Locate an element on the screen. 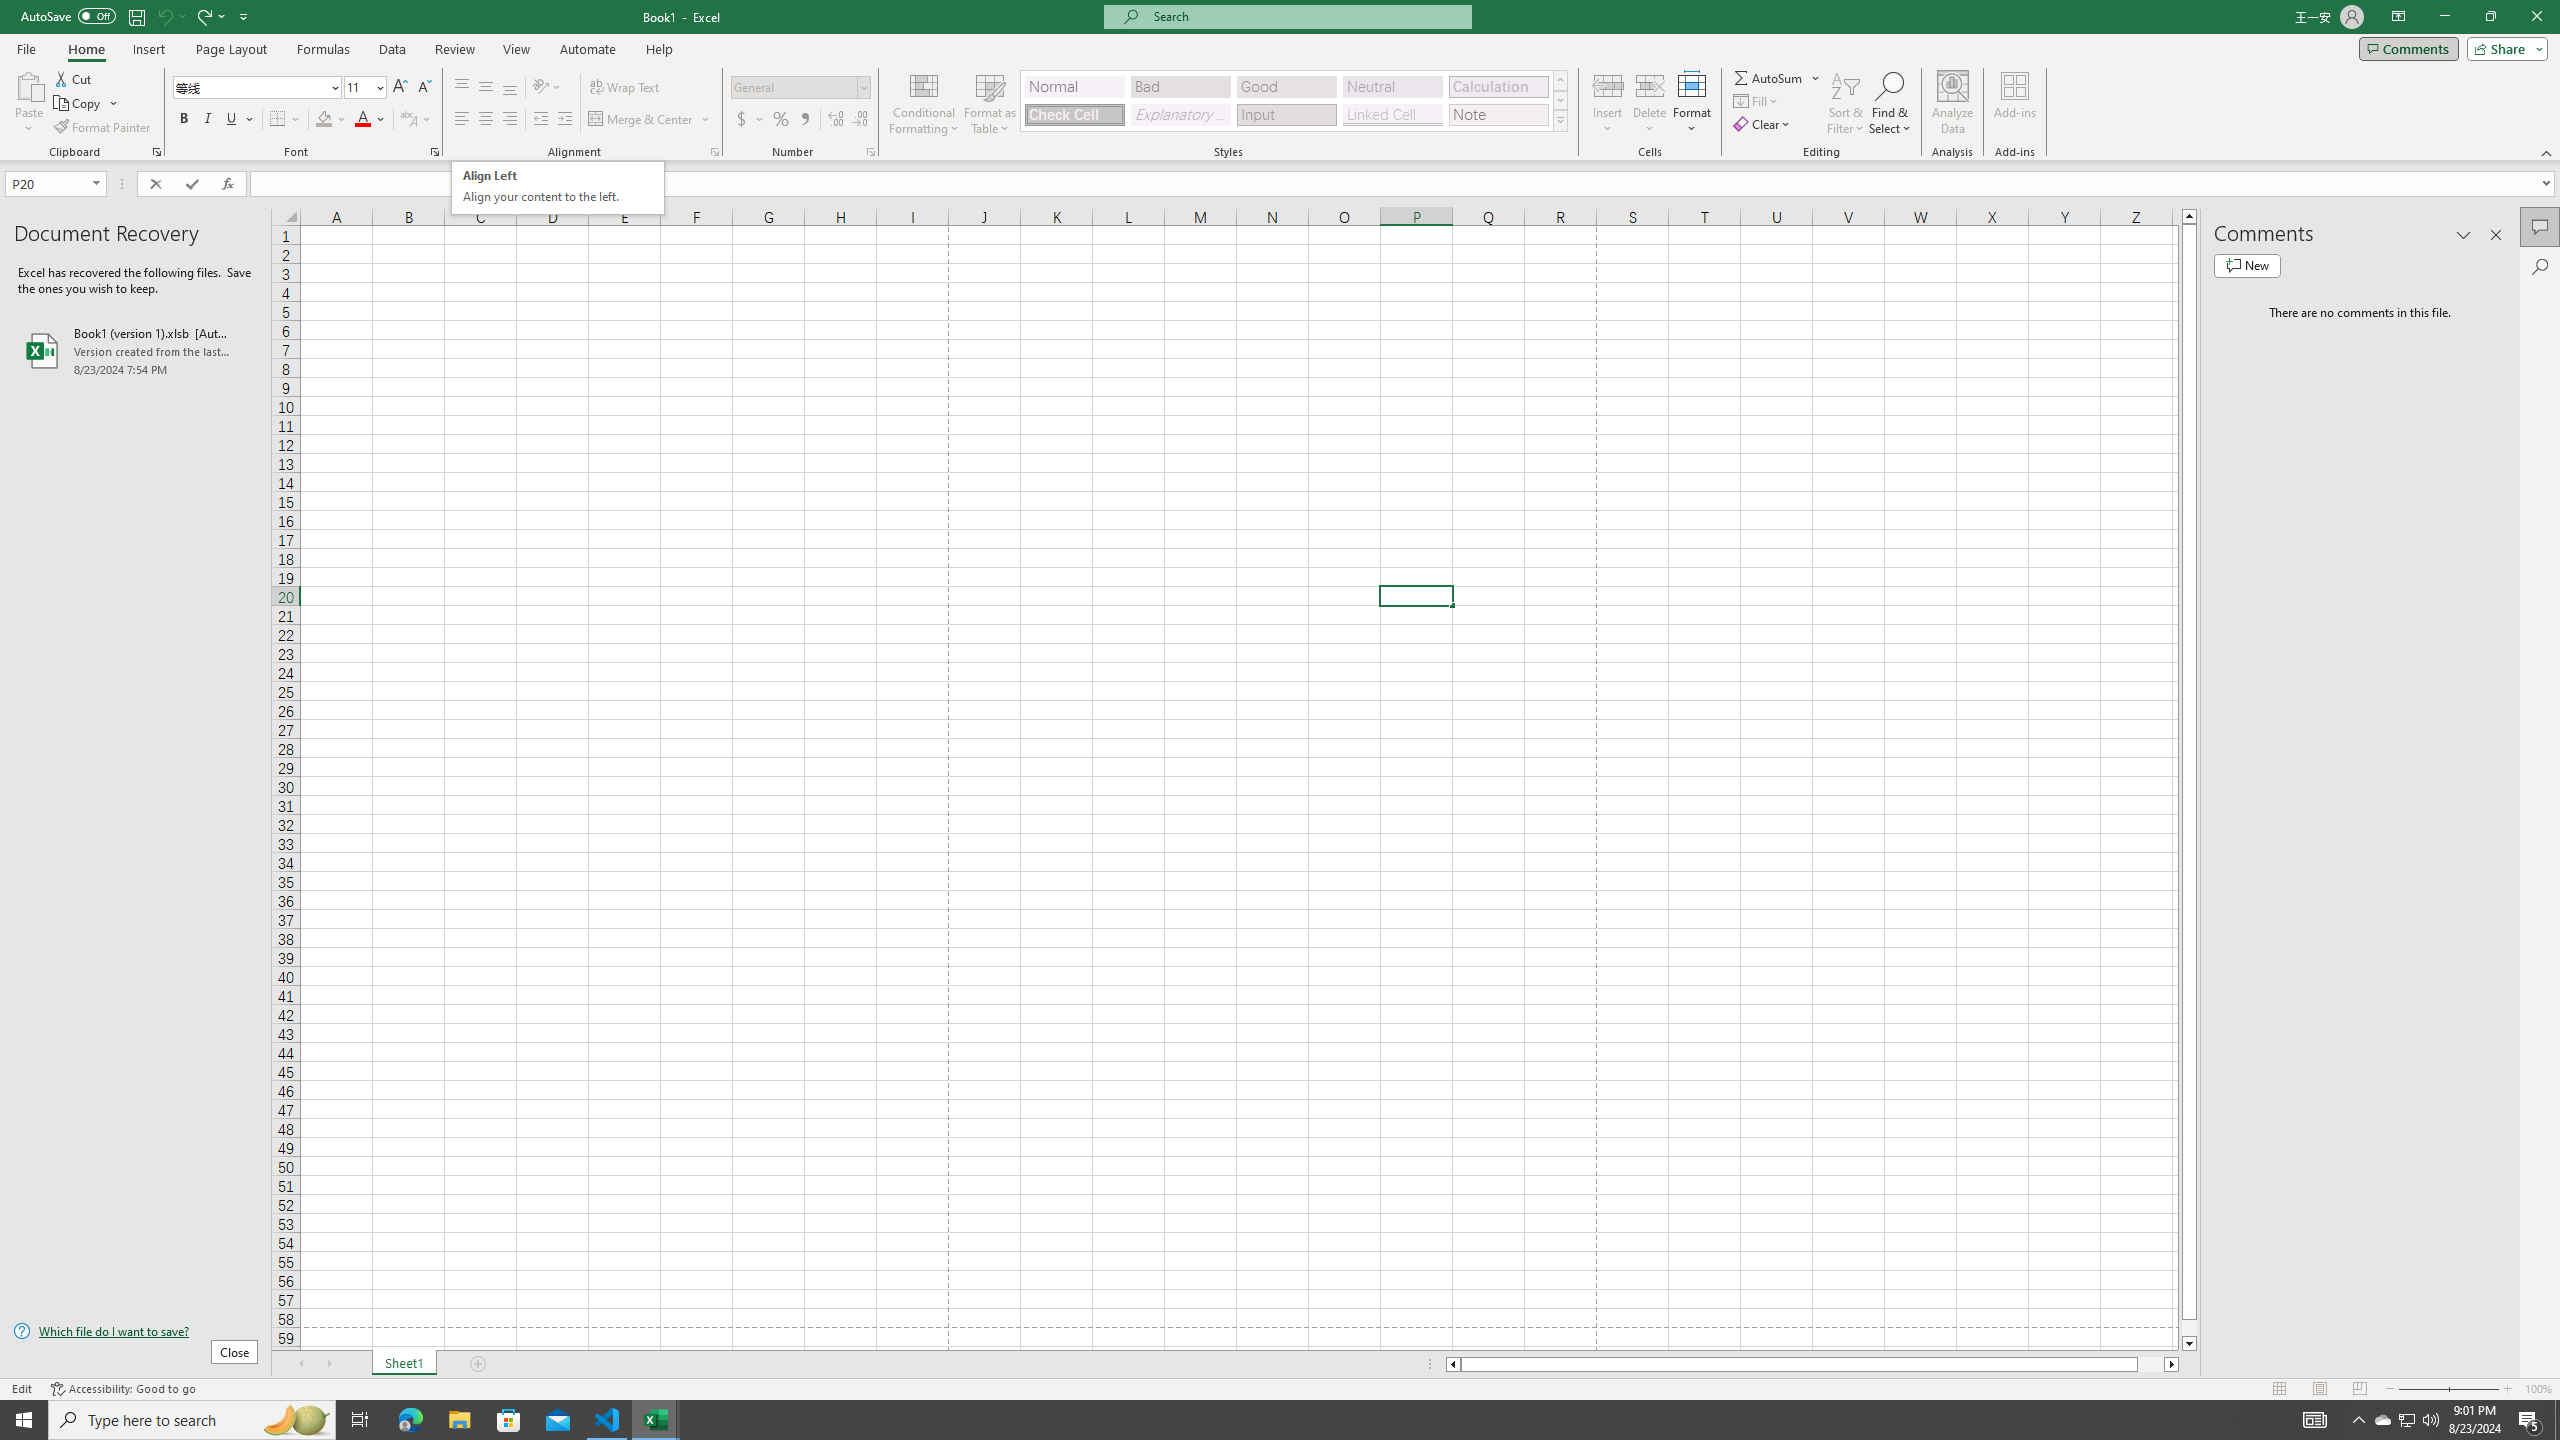 Image resolution: width=2560 pixels, height=1440 pixels. 'Merge & Center' is located at coordinates (649, 118).